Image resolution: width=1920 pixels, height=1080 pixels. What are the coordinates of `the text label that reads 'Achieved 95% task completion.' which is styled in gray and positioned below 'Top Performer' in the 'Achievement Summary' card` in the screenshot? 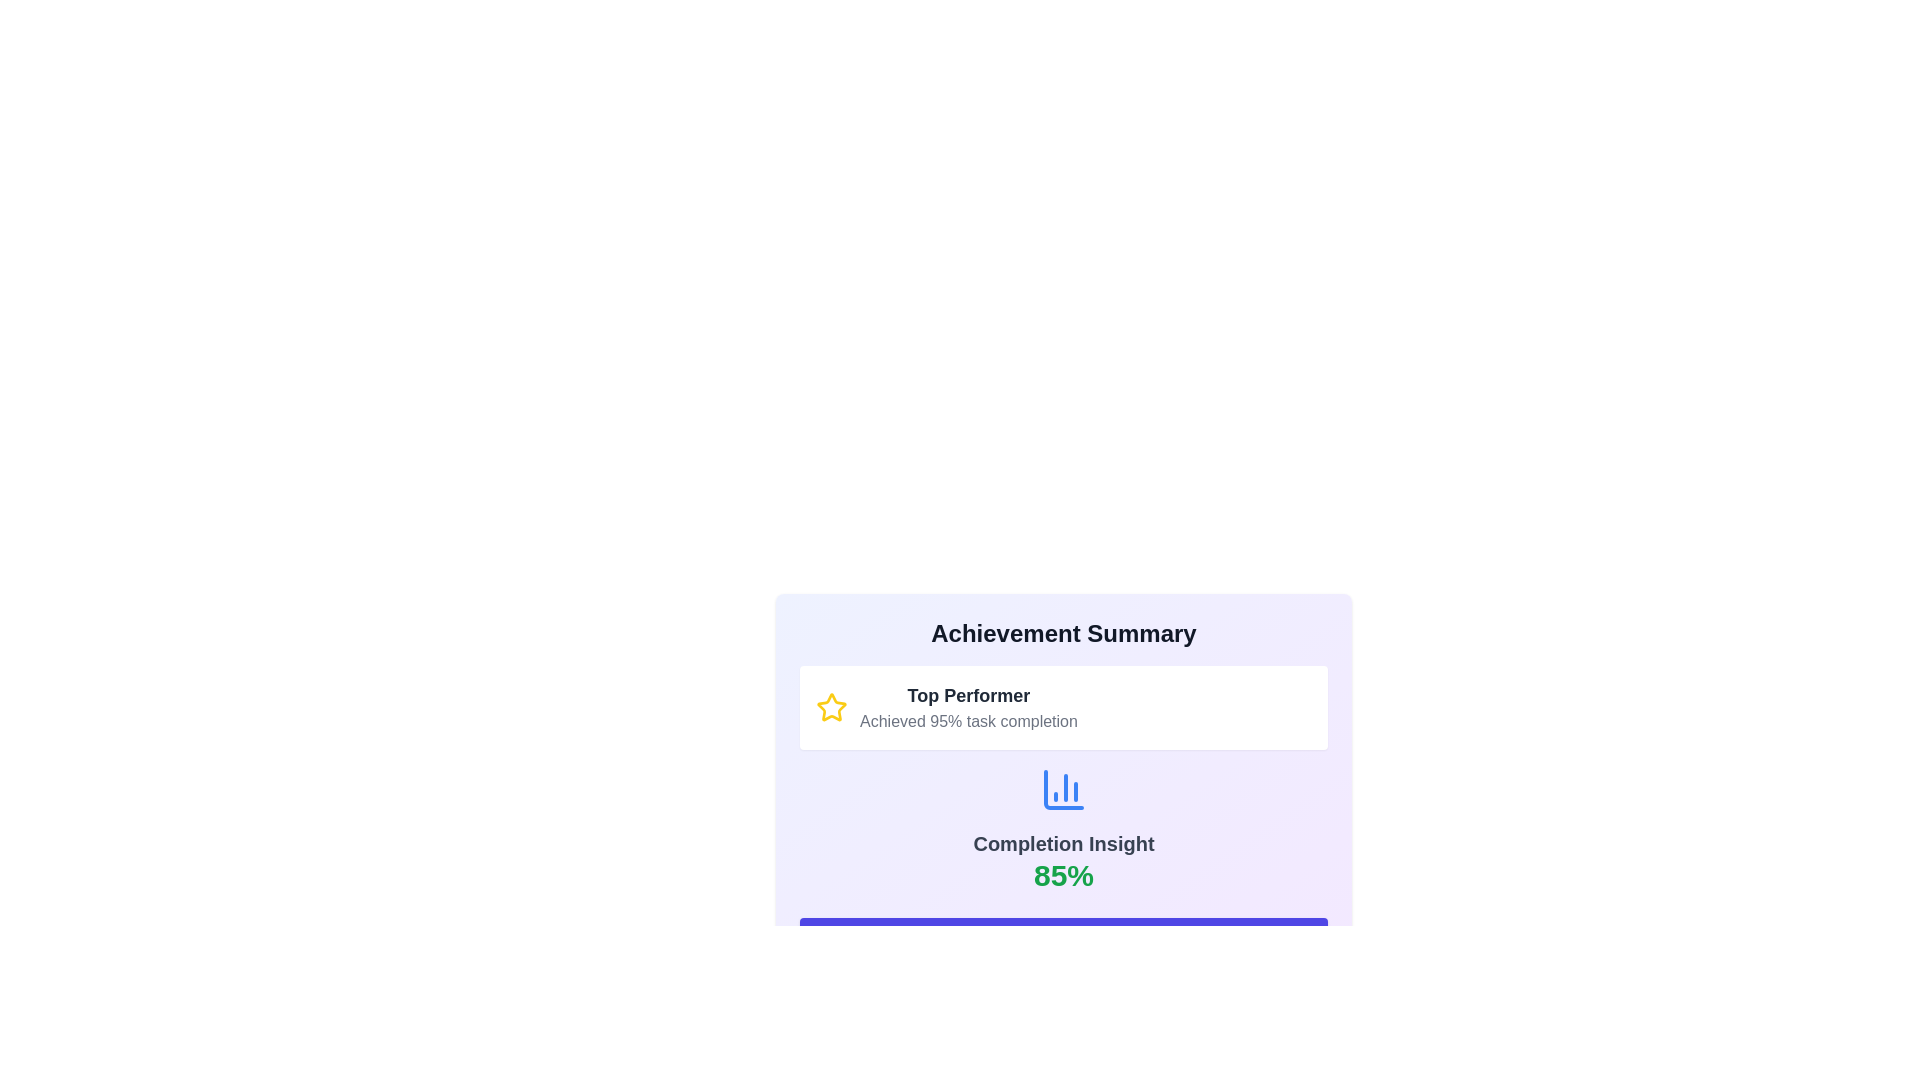 It's located at (969, 721).